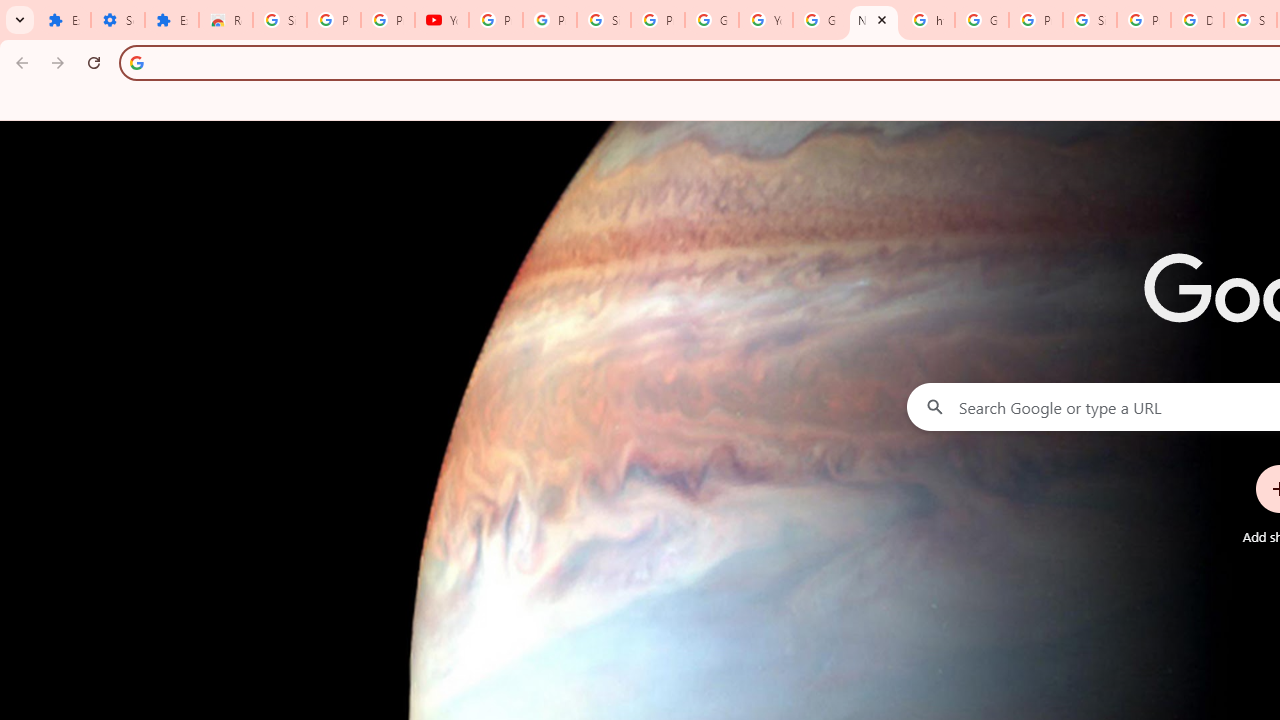 This screenshot has width=1280, height=720. What do you see at coordinates (1088, 20) in the screenshot?
I see `'Sign in - Google Accounts'` at bounding box center [1088, 20].